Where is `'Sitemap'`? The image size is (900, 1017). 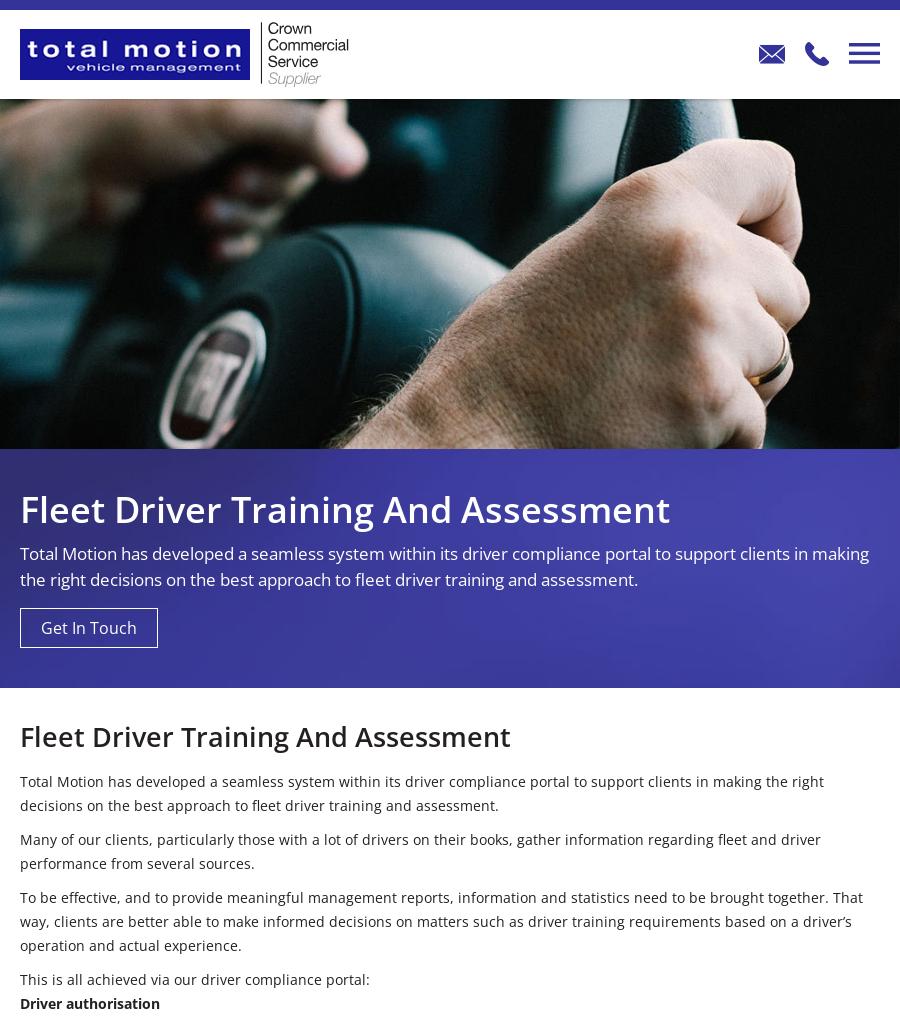
'Sitemap' is located at coordinates (692, 617).